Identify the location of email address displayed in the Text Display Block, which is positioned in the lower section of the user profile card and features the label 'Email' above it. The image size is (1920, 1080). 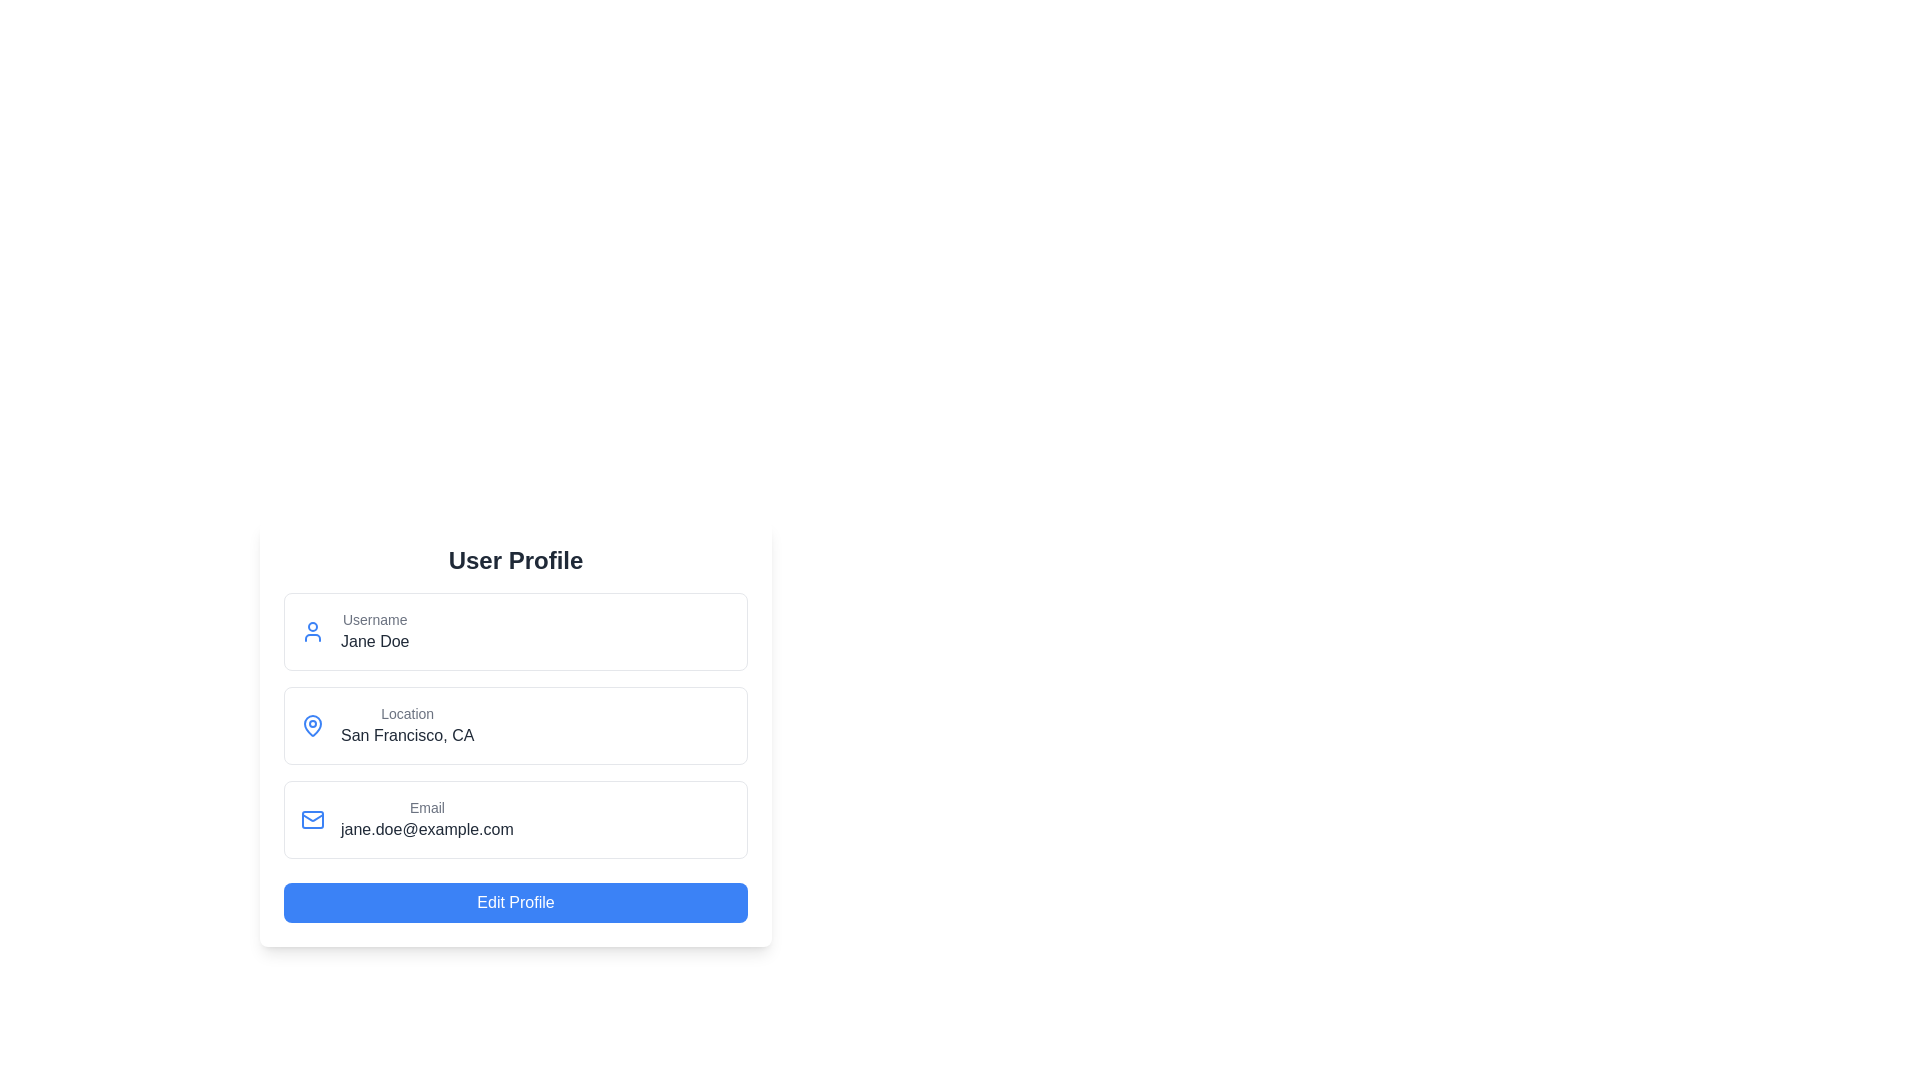
(426, 820).